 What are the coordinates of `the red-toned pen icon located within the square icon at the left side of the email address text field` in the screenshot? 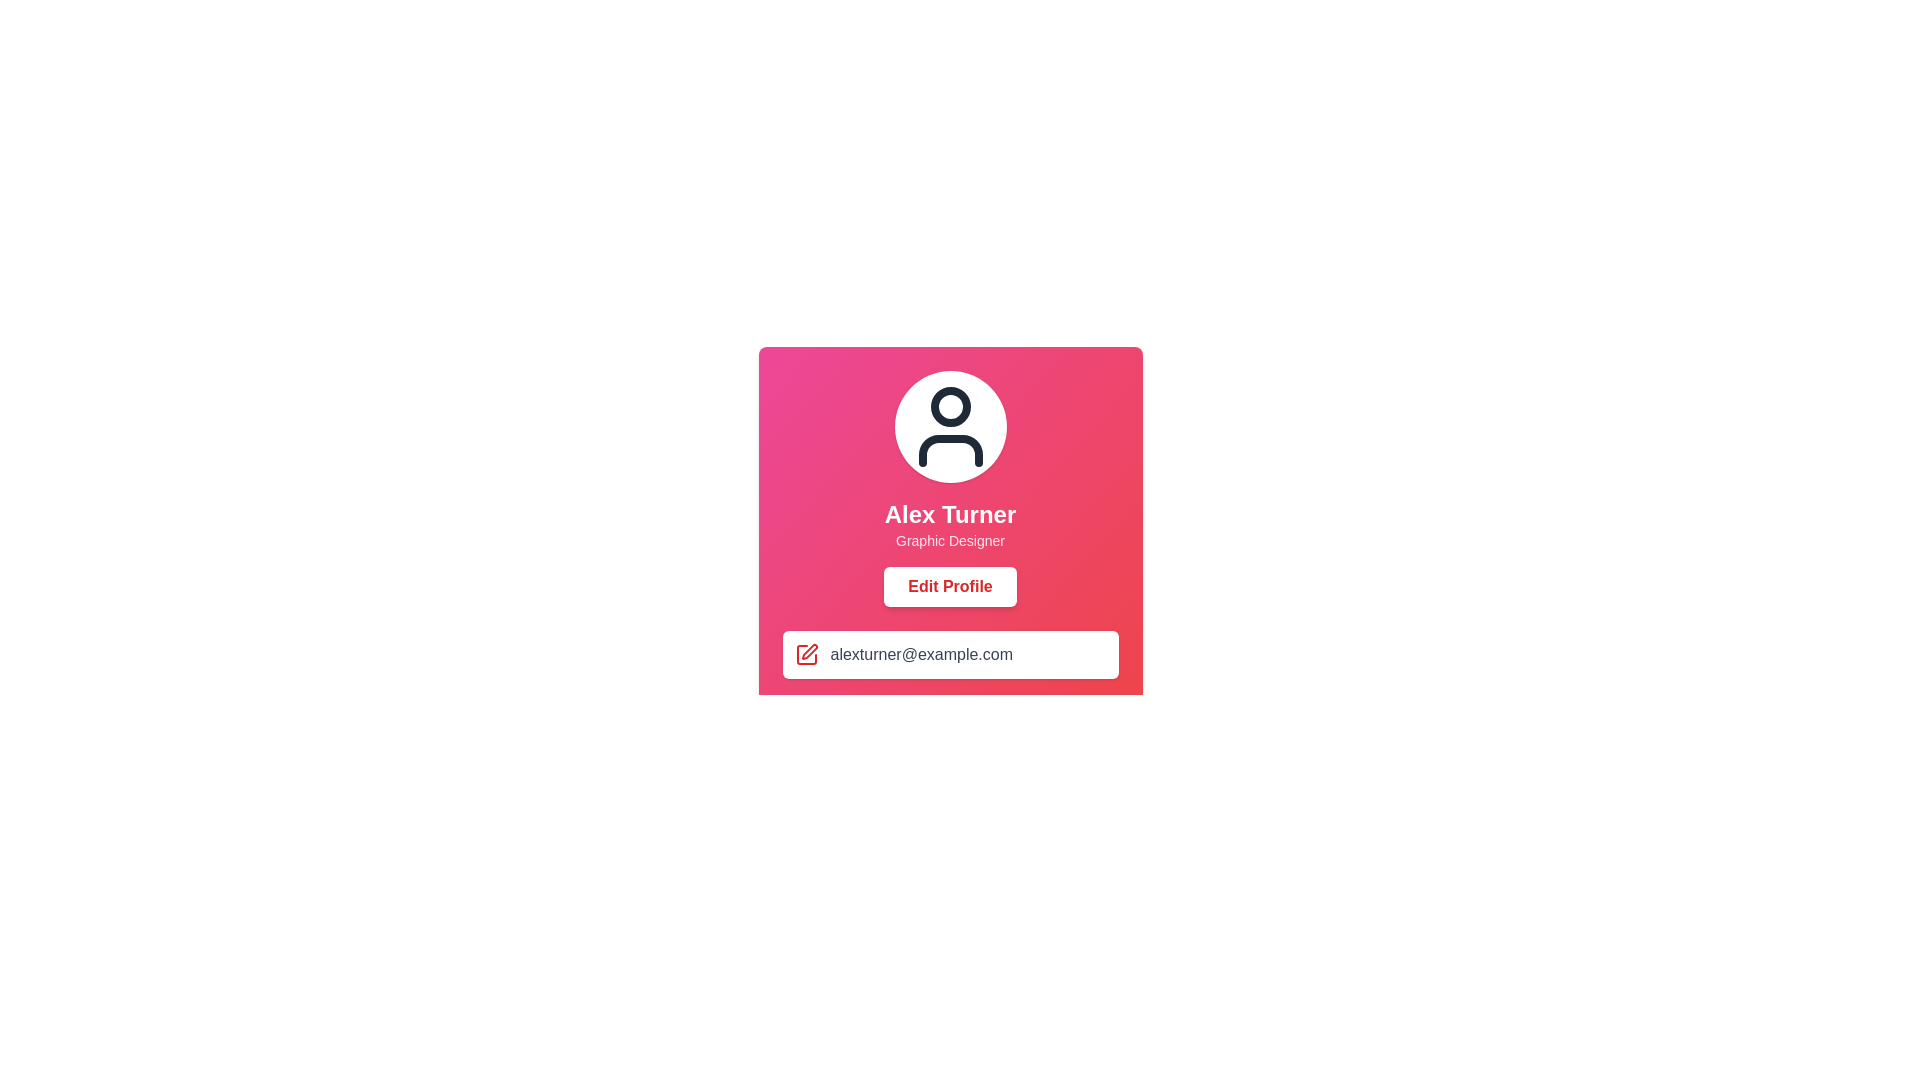 It's located at (809, 651).